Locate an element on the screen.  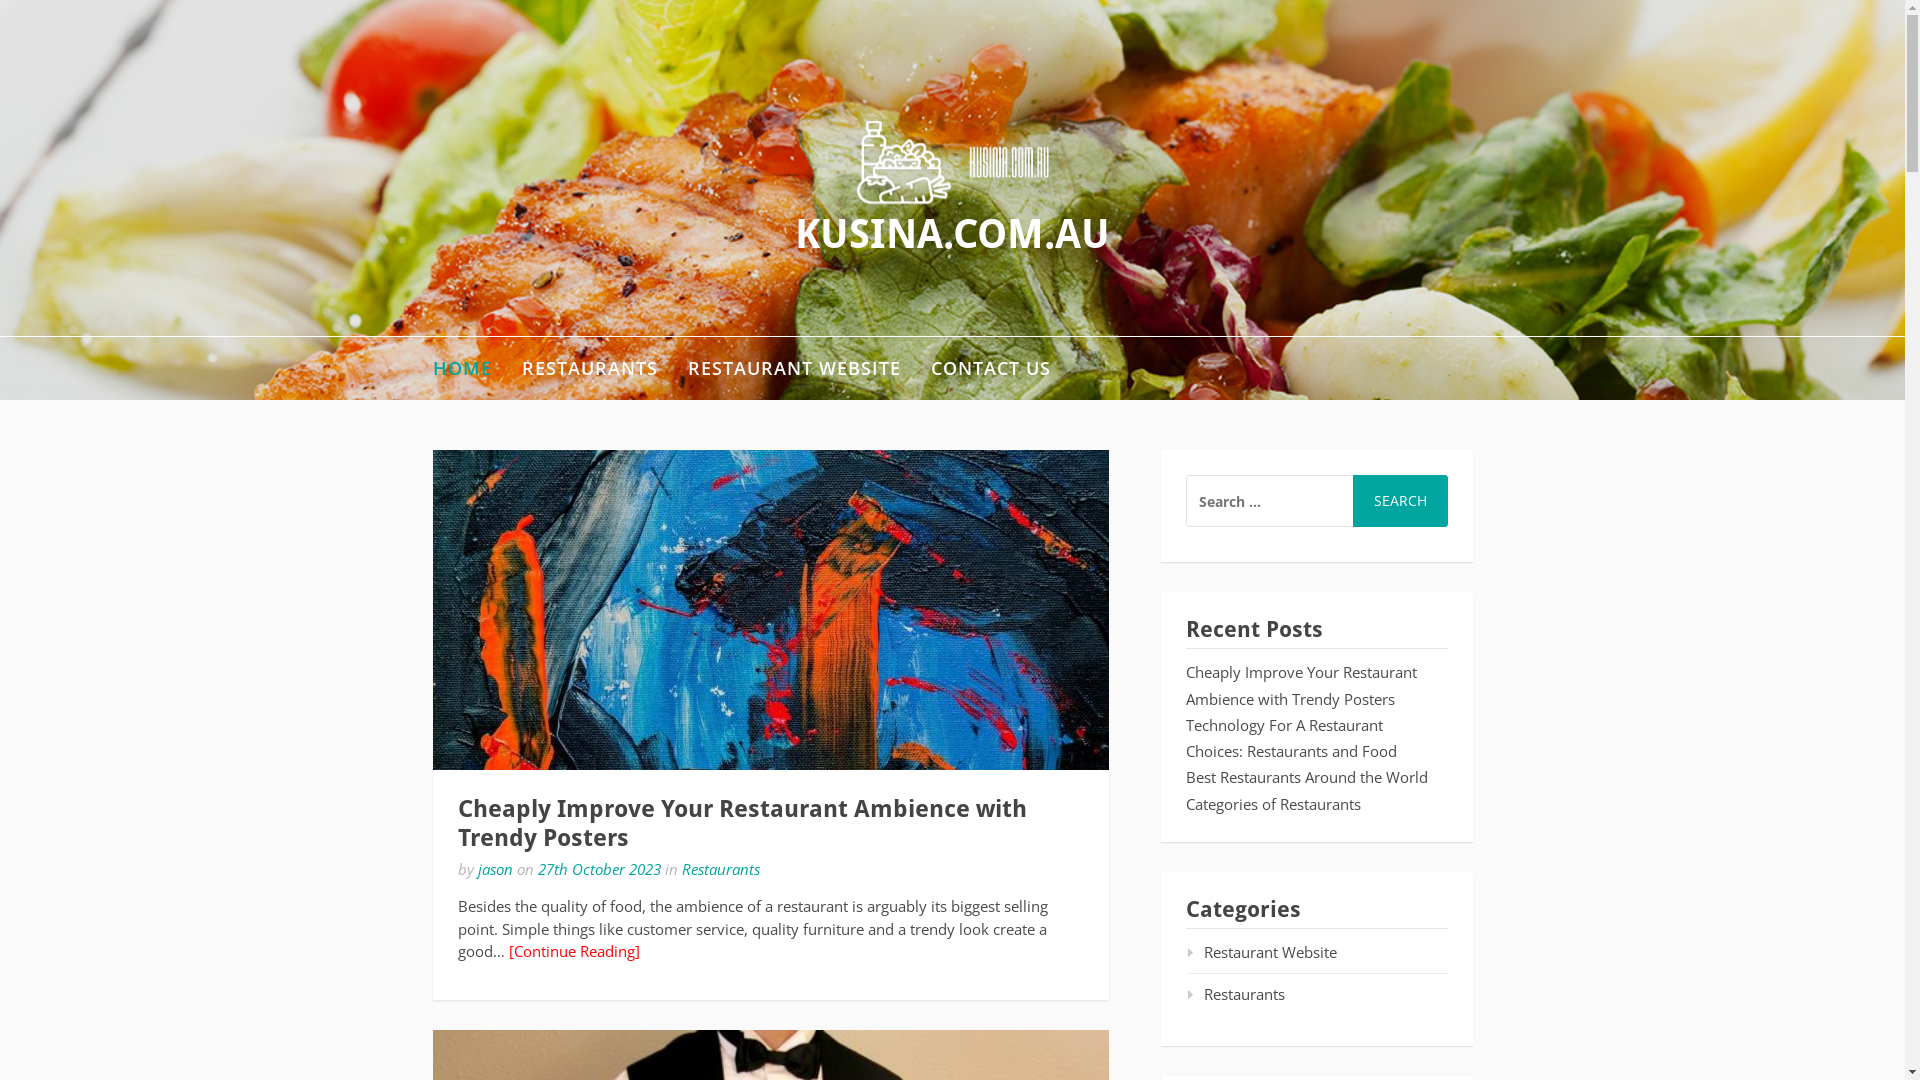
'[Continue Reading]' is located at coordinates (508, 950).